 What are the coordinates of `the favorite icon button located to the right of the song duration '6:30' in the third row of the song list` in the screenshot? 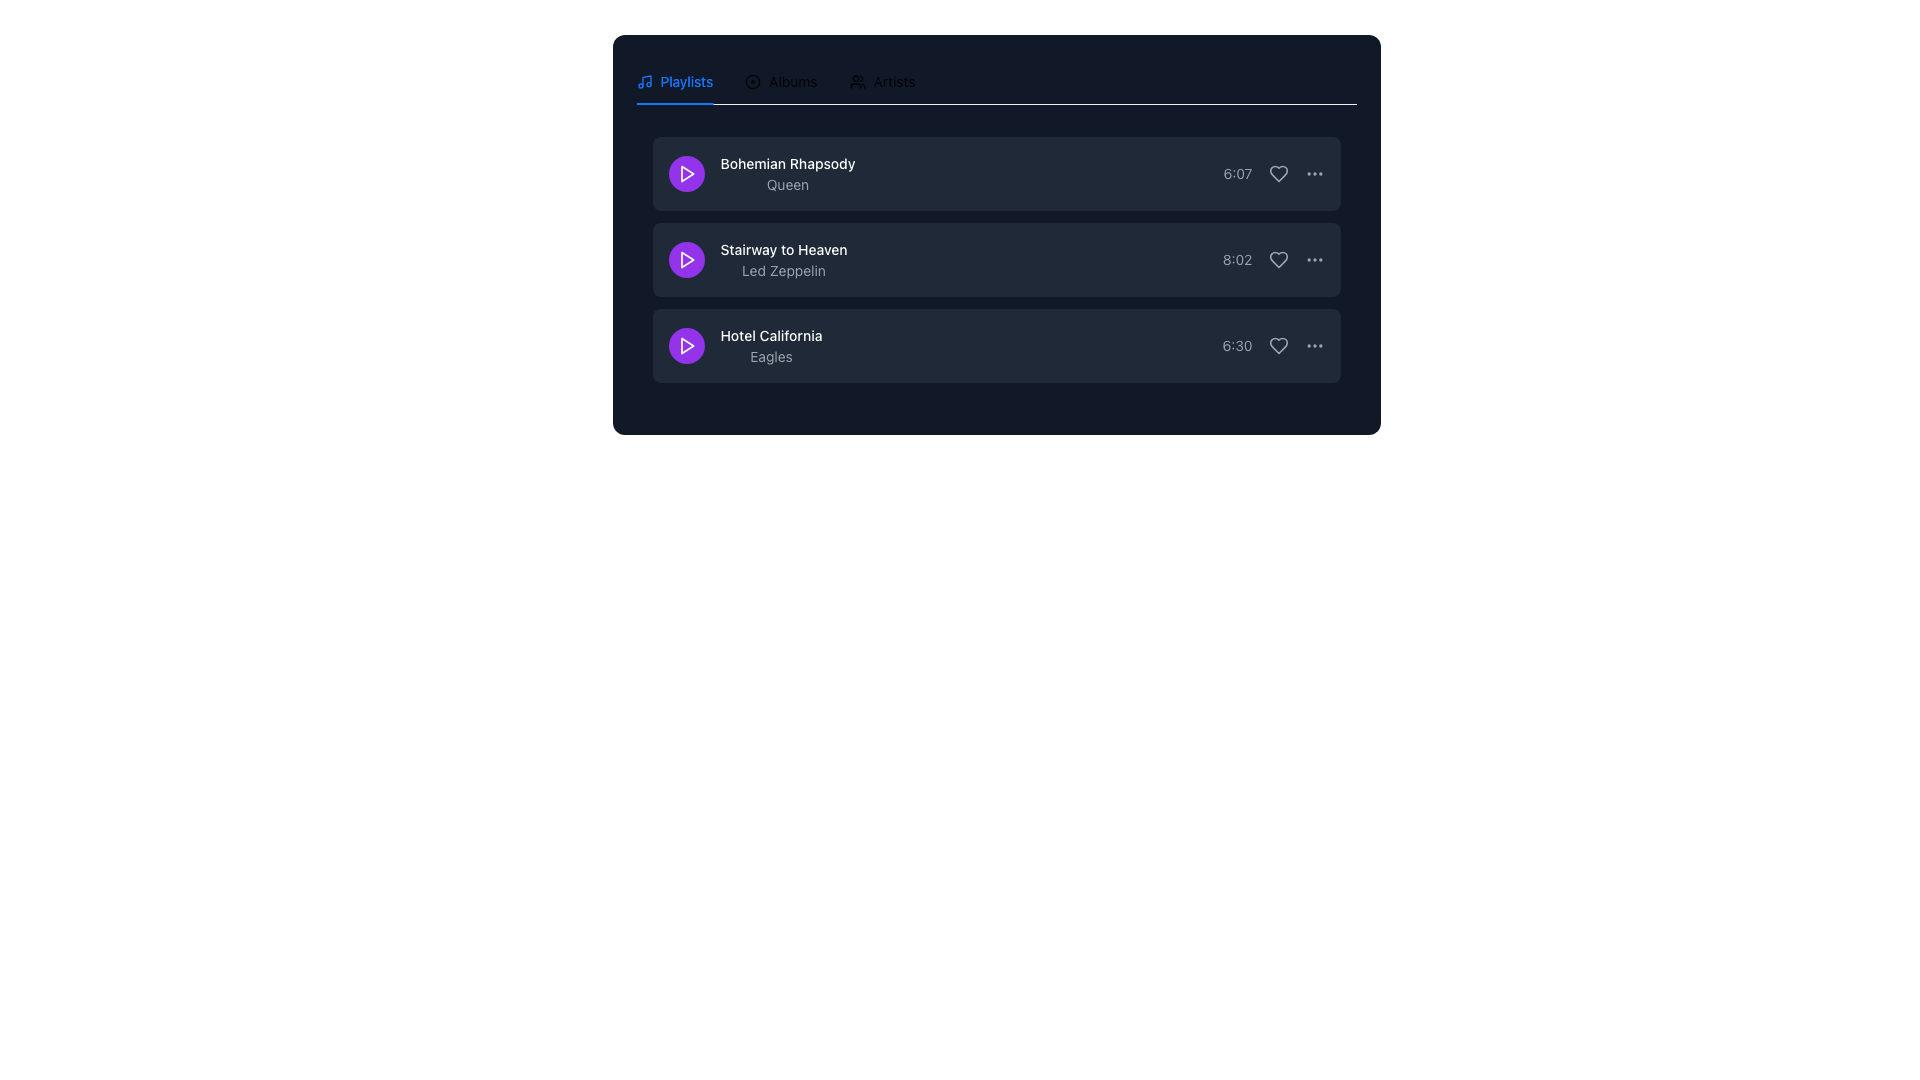 It's located at (1277, 345).